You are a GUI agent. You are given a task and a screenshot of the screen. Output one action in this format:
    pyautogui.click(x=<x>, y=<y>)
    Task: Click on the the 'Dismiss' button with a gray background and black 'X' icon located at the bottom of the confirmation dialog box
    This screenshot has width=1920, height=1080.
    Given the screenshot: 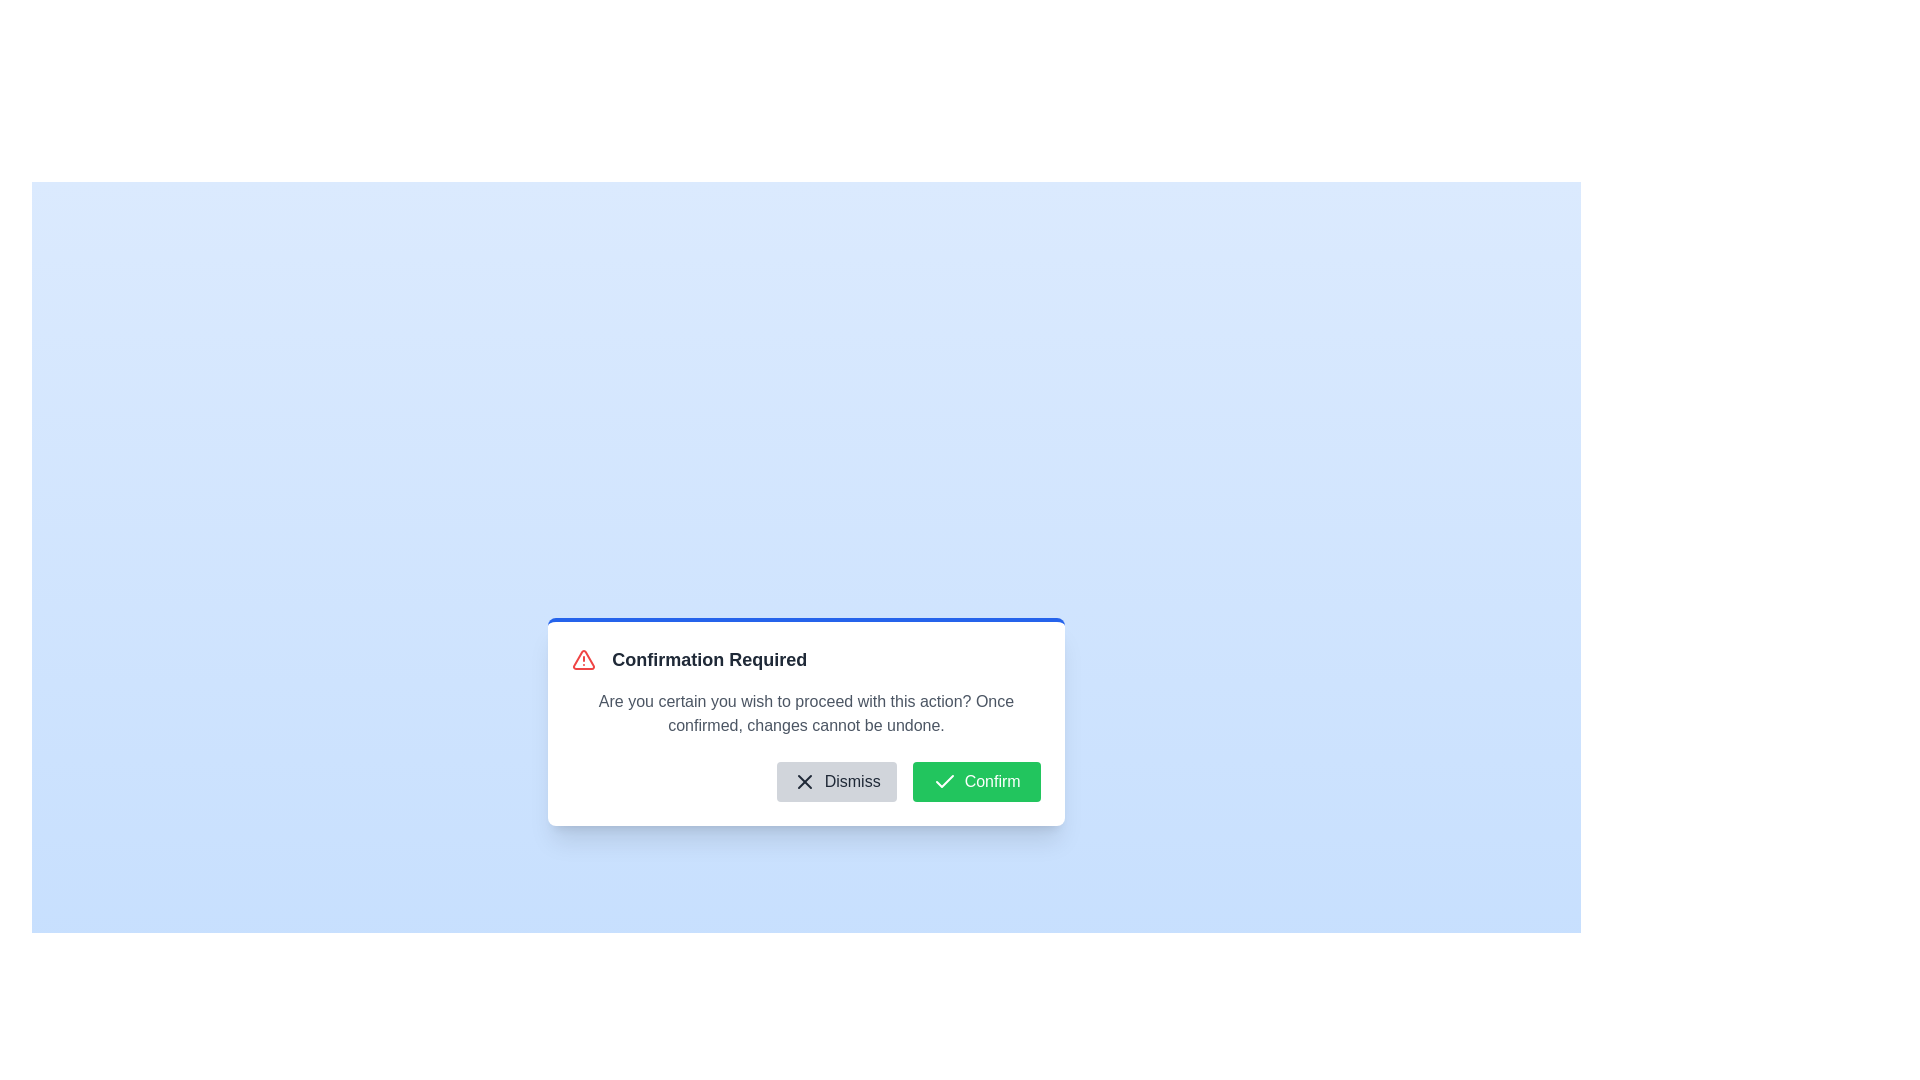 What is the action you would take?
    pyautogui.click(x=836, y=781)
    